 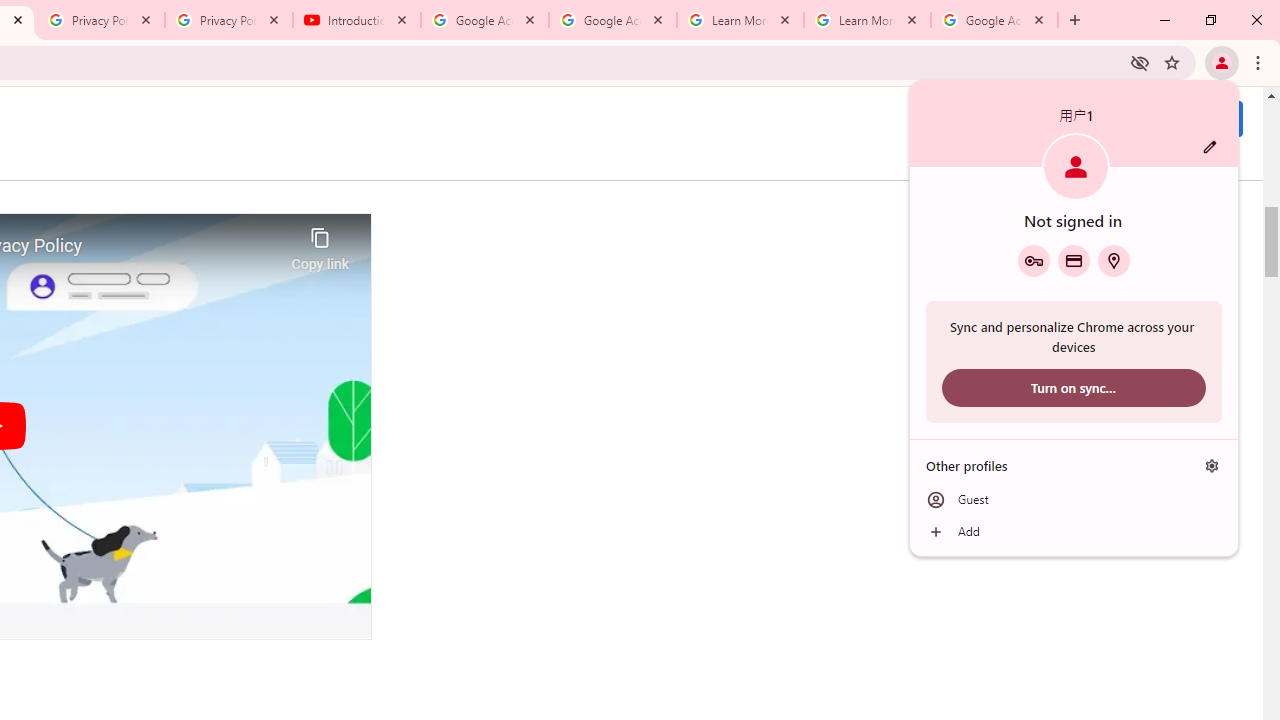 What do you see at coordinates (1033, 260) in the screenshot?
I see `'Google Password Manager'` at bounding box center [1033, 260].